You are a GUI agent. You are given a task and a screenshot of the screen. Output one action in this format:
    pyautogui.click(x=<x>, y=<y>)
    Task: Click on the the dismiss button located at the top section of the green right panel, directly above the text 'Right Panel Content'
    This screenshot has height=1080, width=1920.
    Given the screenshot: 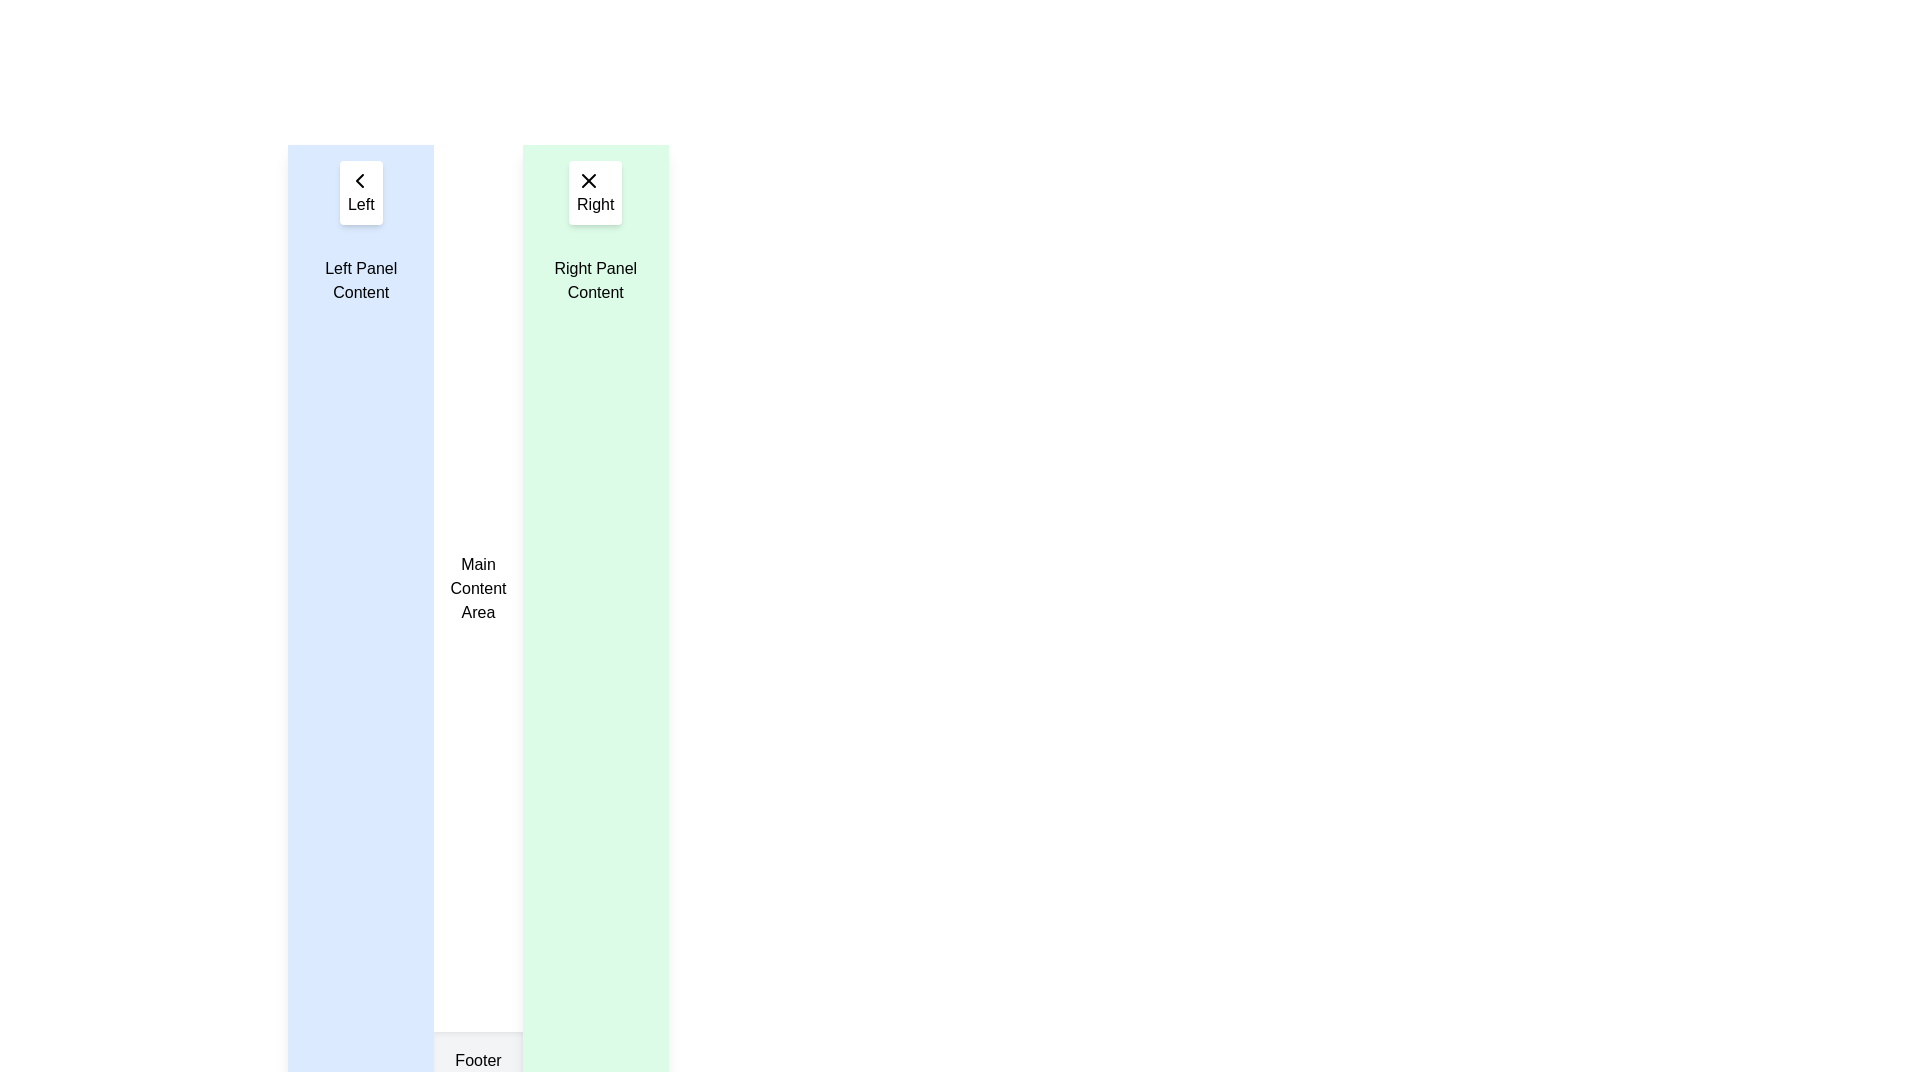 What is the action you would take?
    pyautogui.click(x=594, y=192)
    